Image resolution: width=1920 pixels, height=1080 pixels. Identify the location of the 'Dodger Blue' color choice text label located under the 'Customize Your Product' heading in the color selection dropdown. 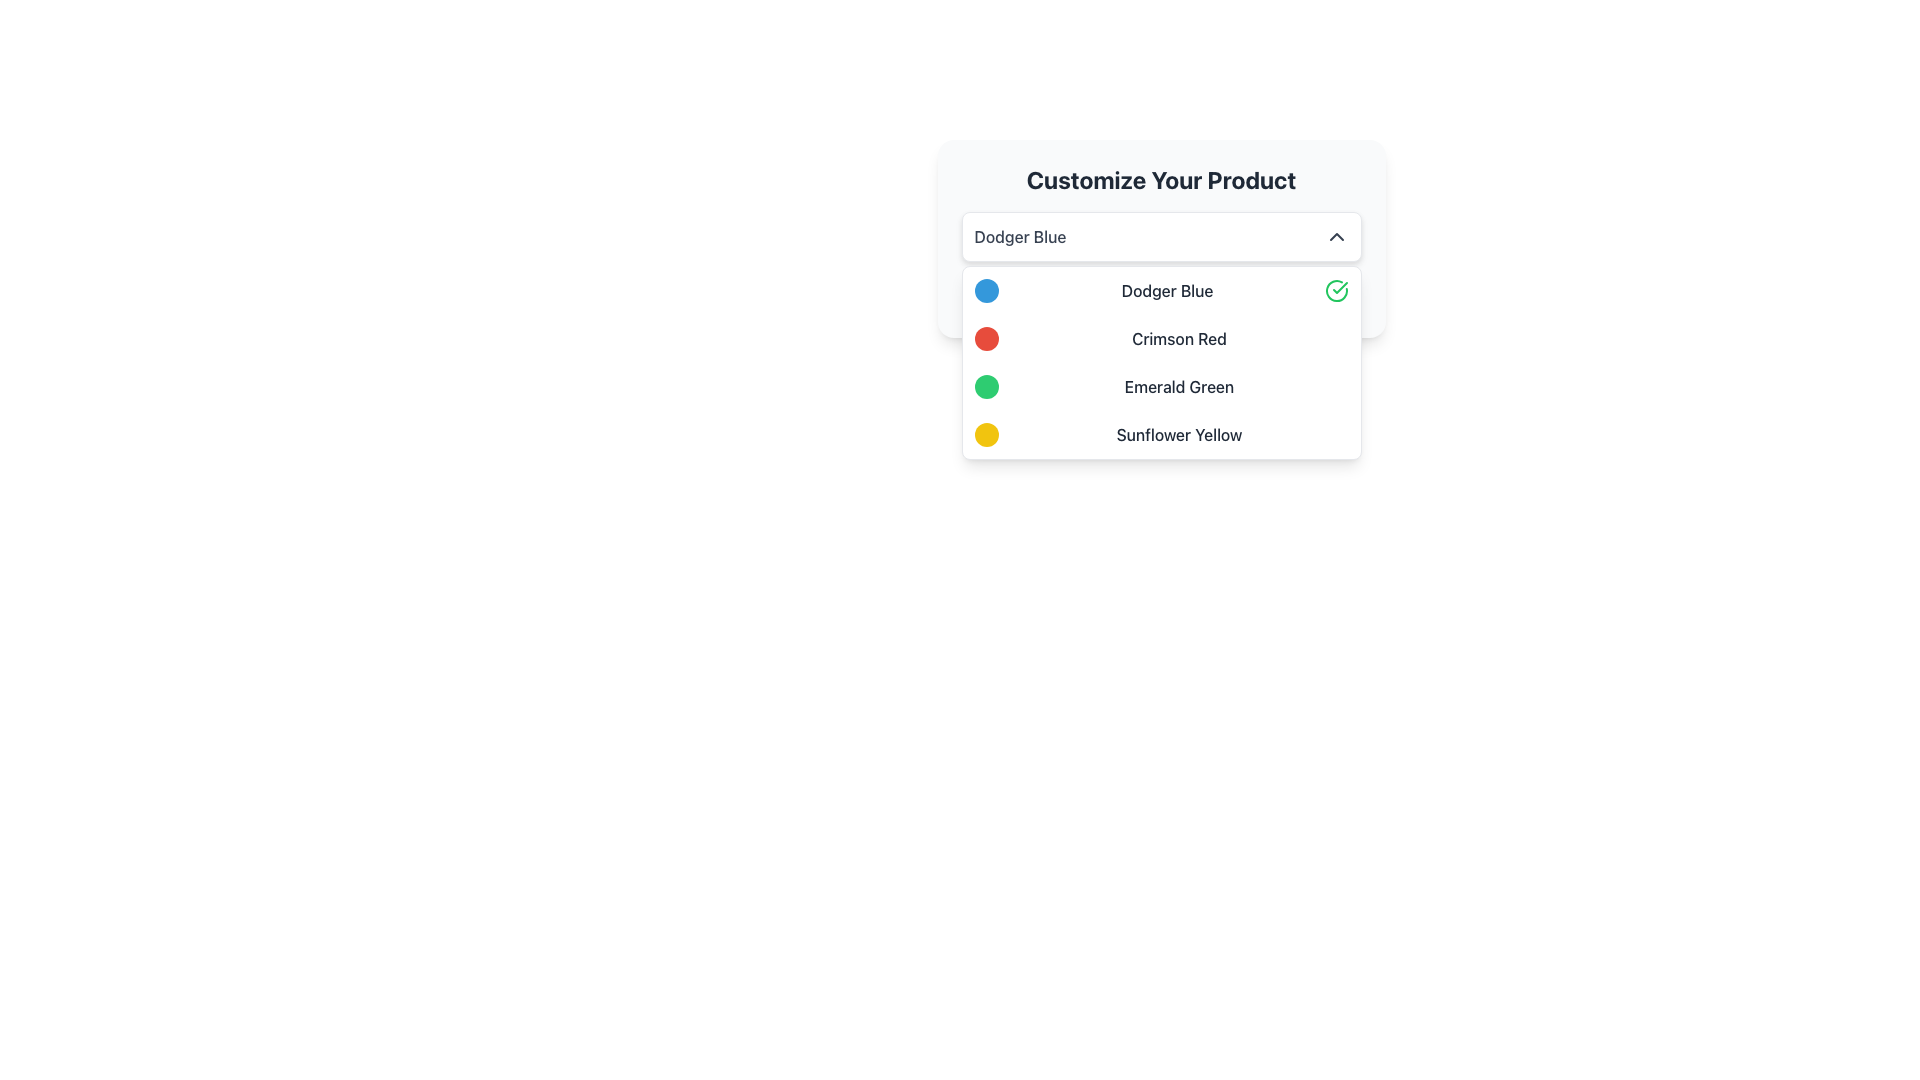
(1161, 300).